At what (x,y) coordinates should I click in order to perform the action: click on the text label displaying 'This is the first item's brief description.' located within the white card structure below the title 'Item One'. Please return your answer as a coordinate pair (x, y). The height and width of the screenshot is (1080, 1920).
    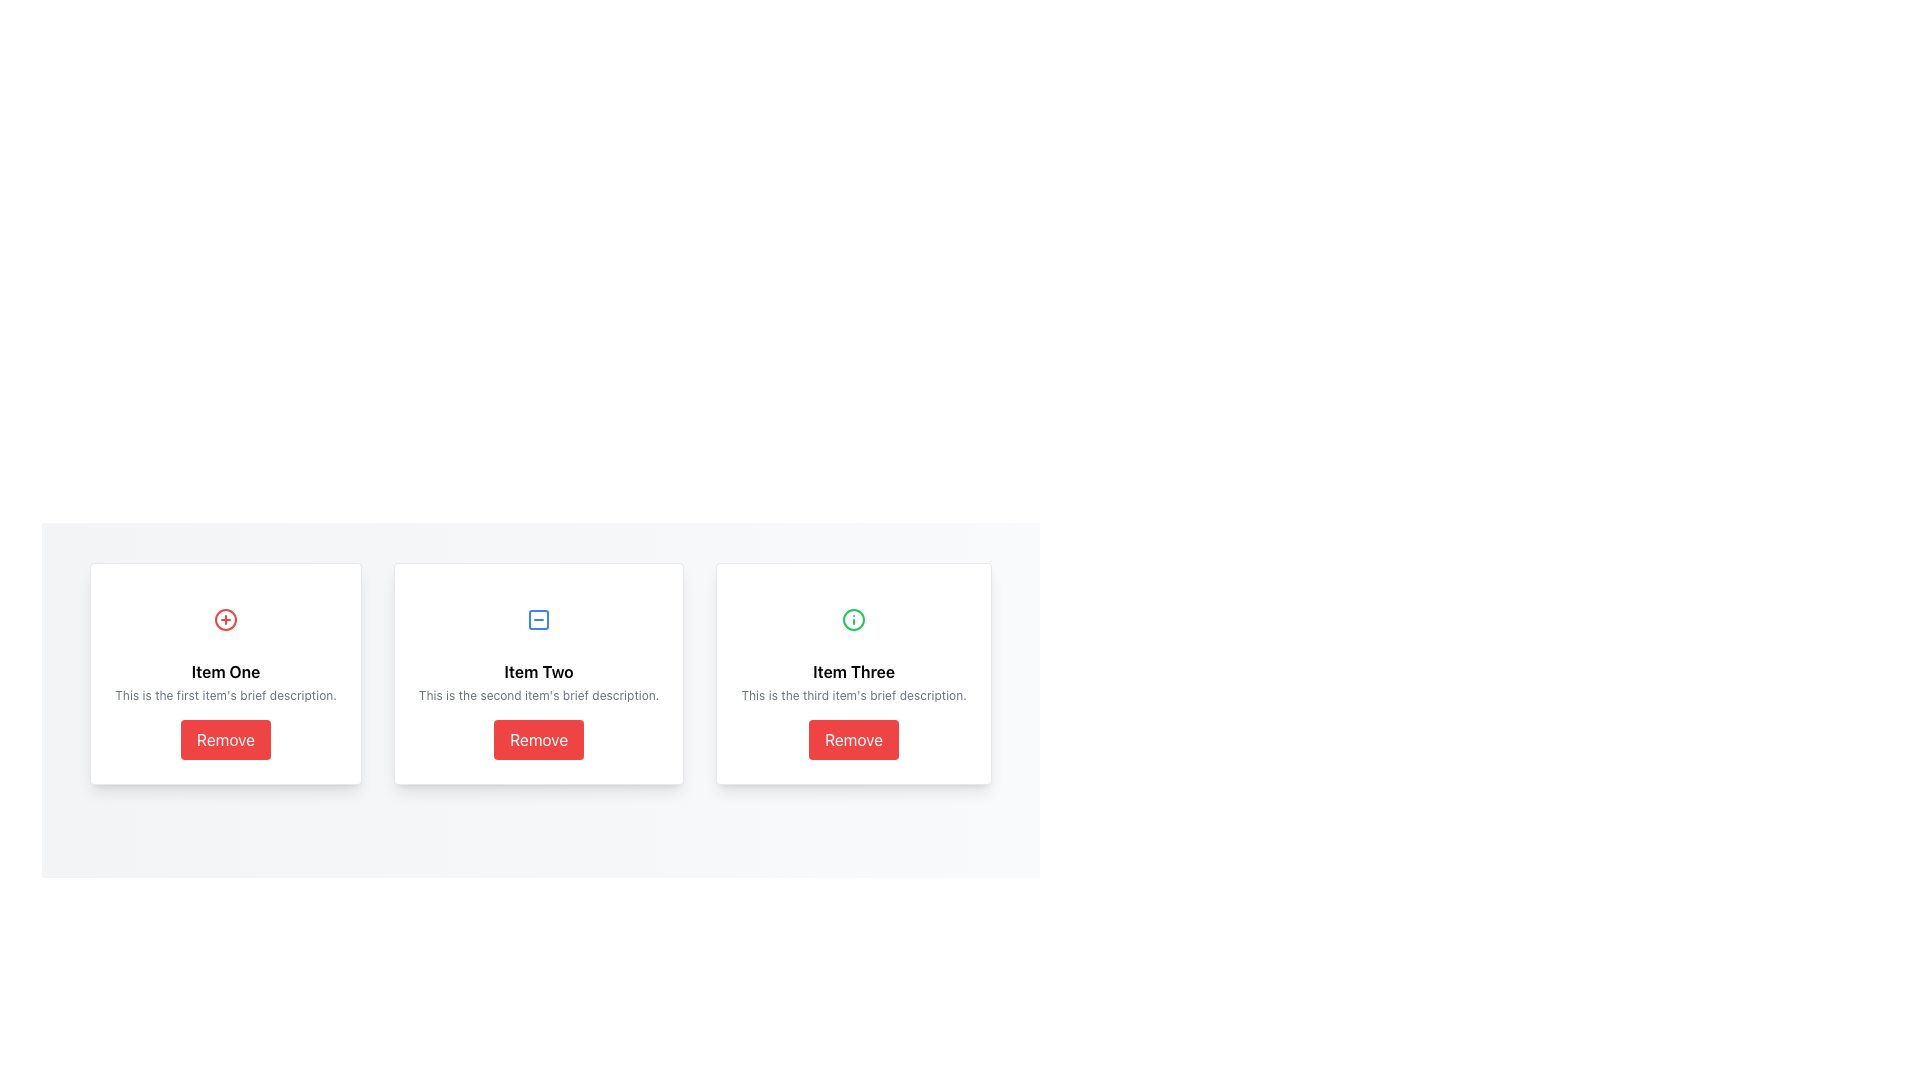
    Looking at the image, I should click on (225, 694).